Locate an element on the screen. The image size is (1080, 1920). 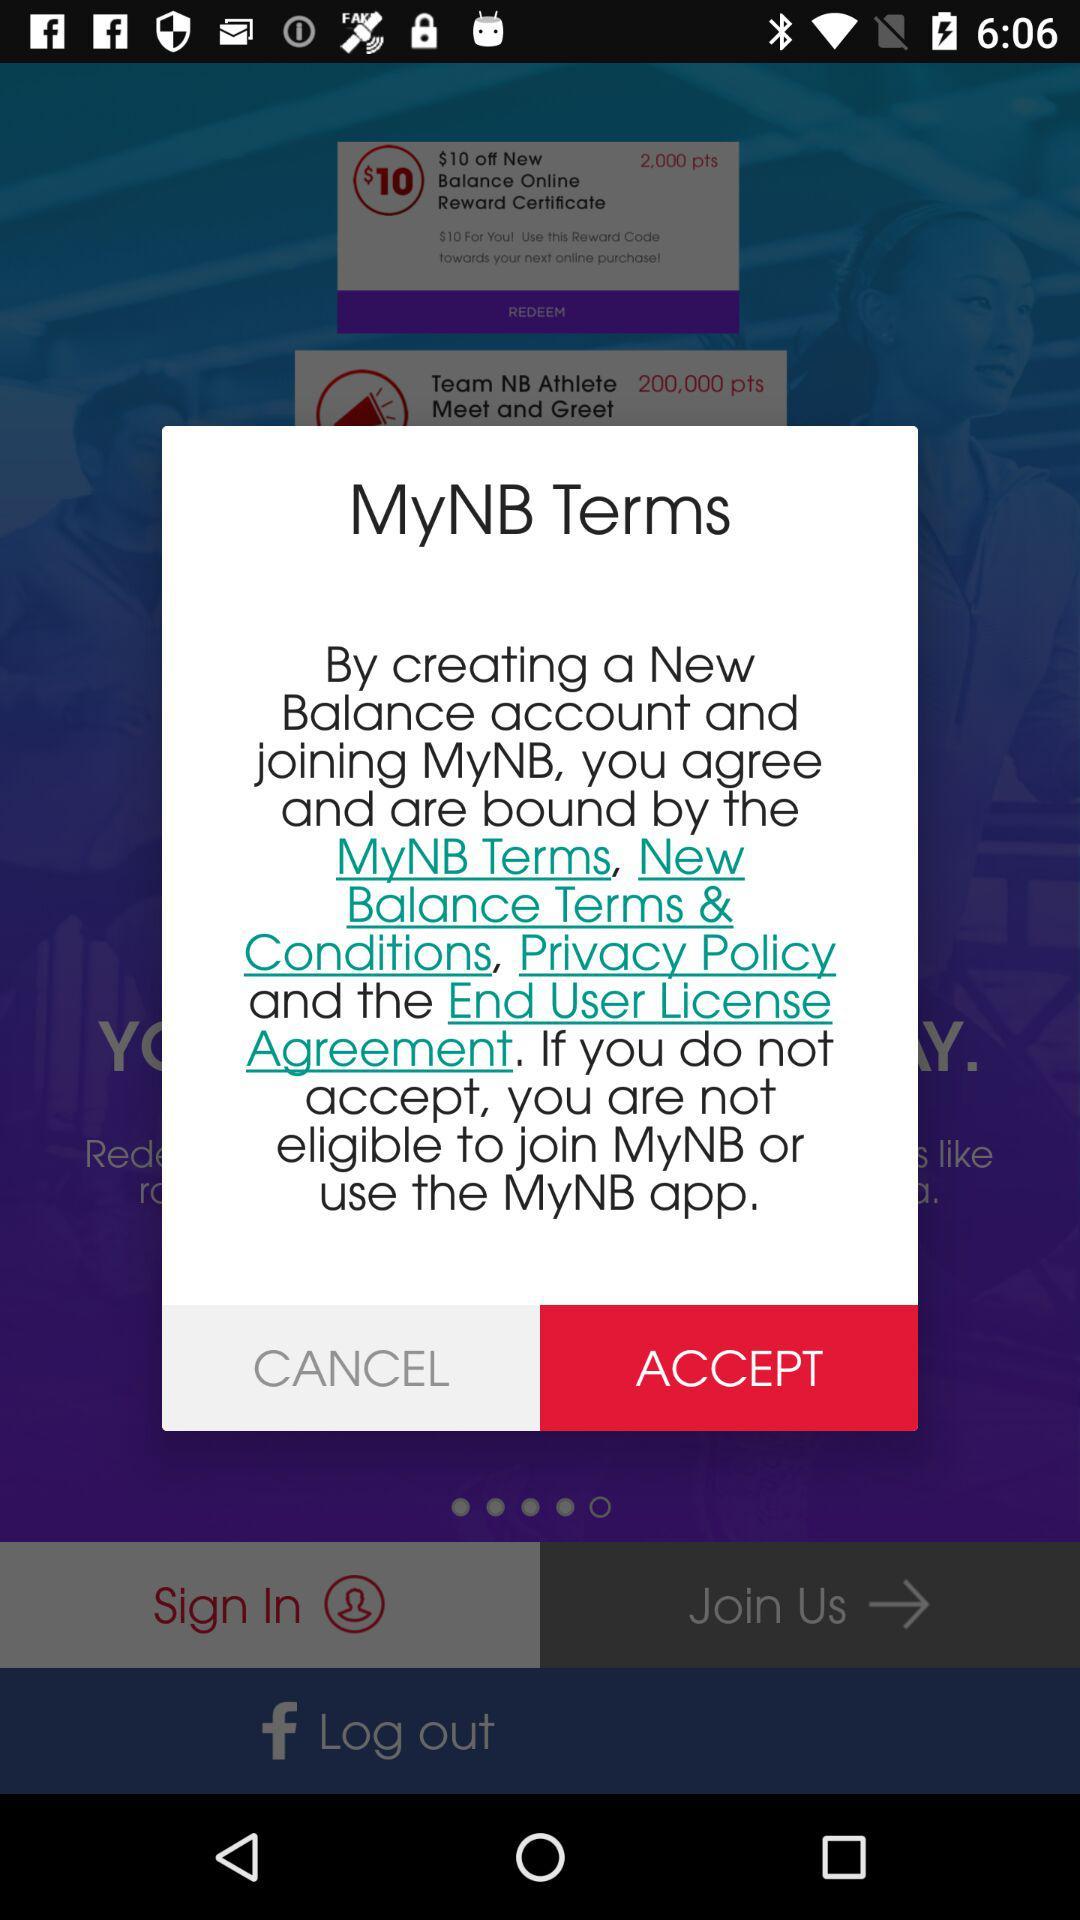
the icon to the left of accept item is located at coordinates (350, 1367).